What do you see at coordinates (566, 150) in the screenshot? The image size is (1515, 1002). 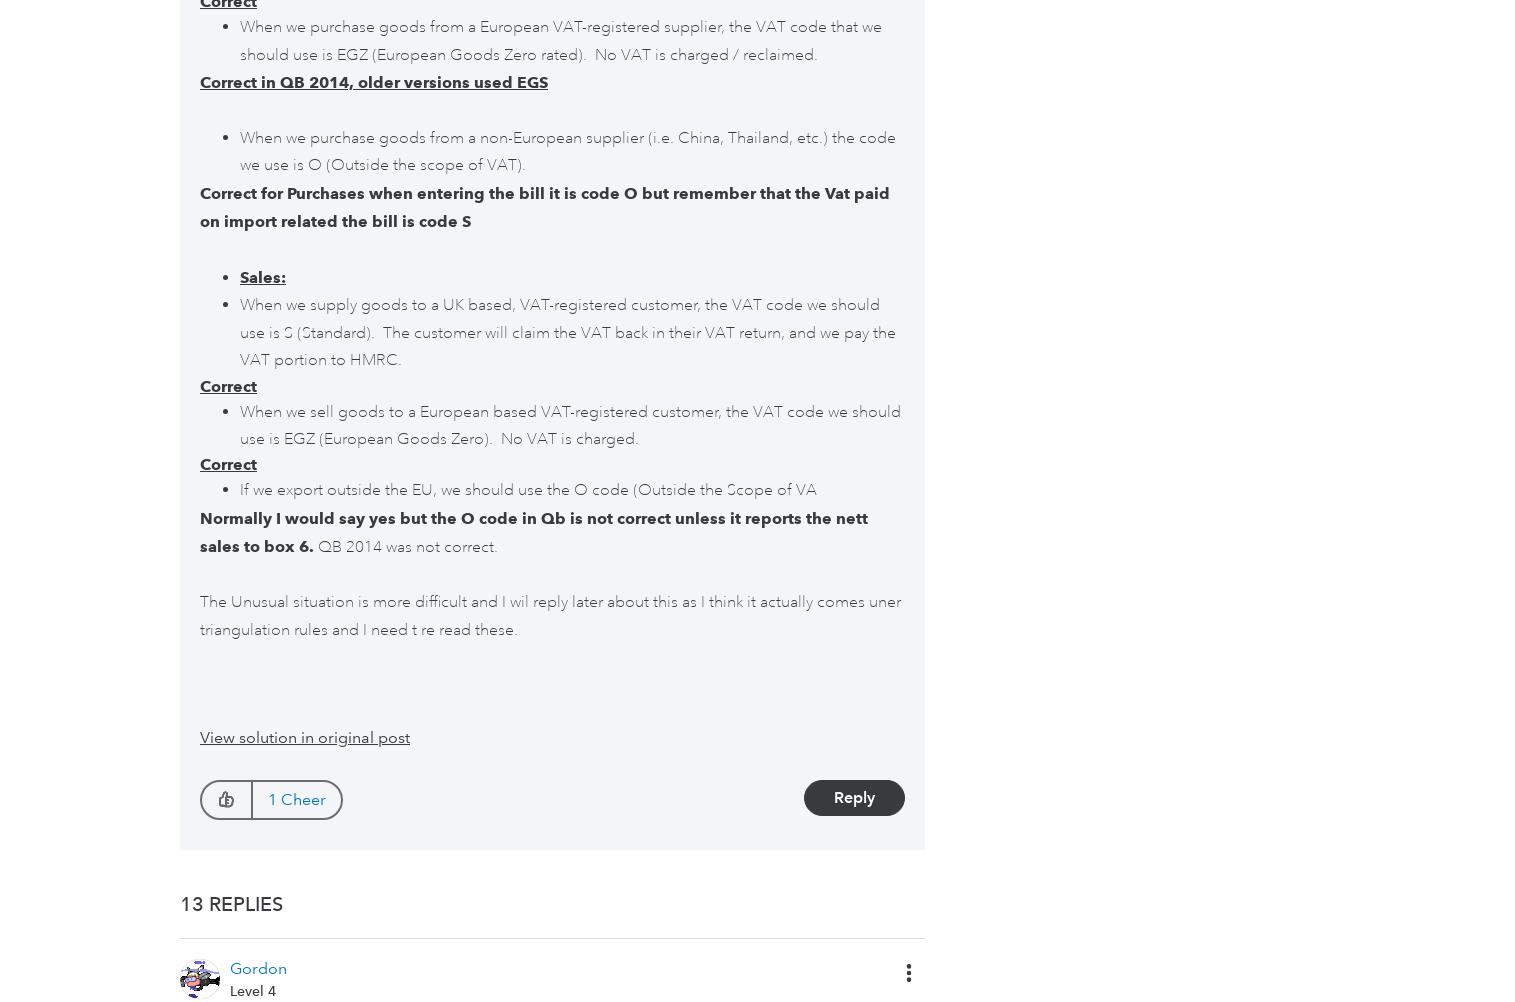 I see `'When we purchase goods from a non-European supplier (i.e. China, 
Thailand, etc.) the code we use is O (Outside the scope of VAT).'` at bounding box center [566, 150].